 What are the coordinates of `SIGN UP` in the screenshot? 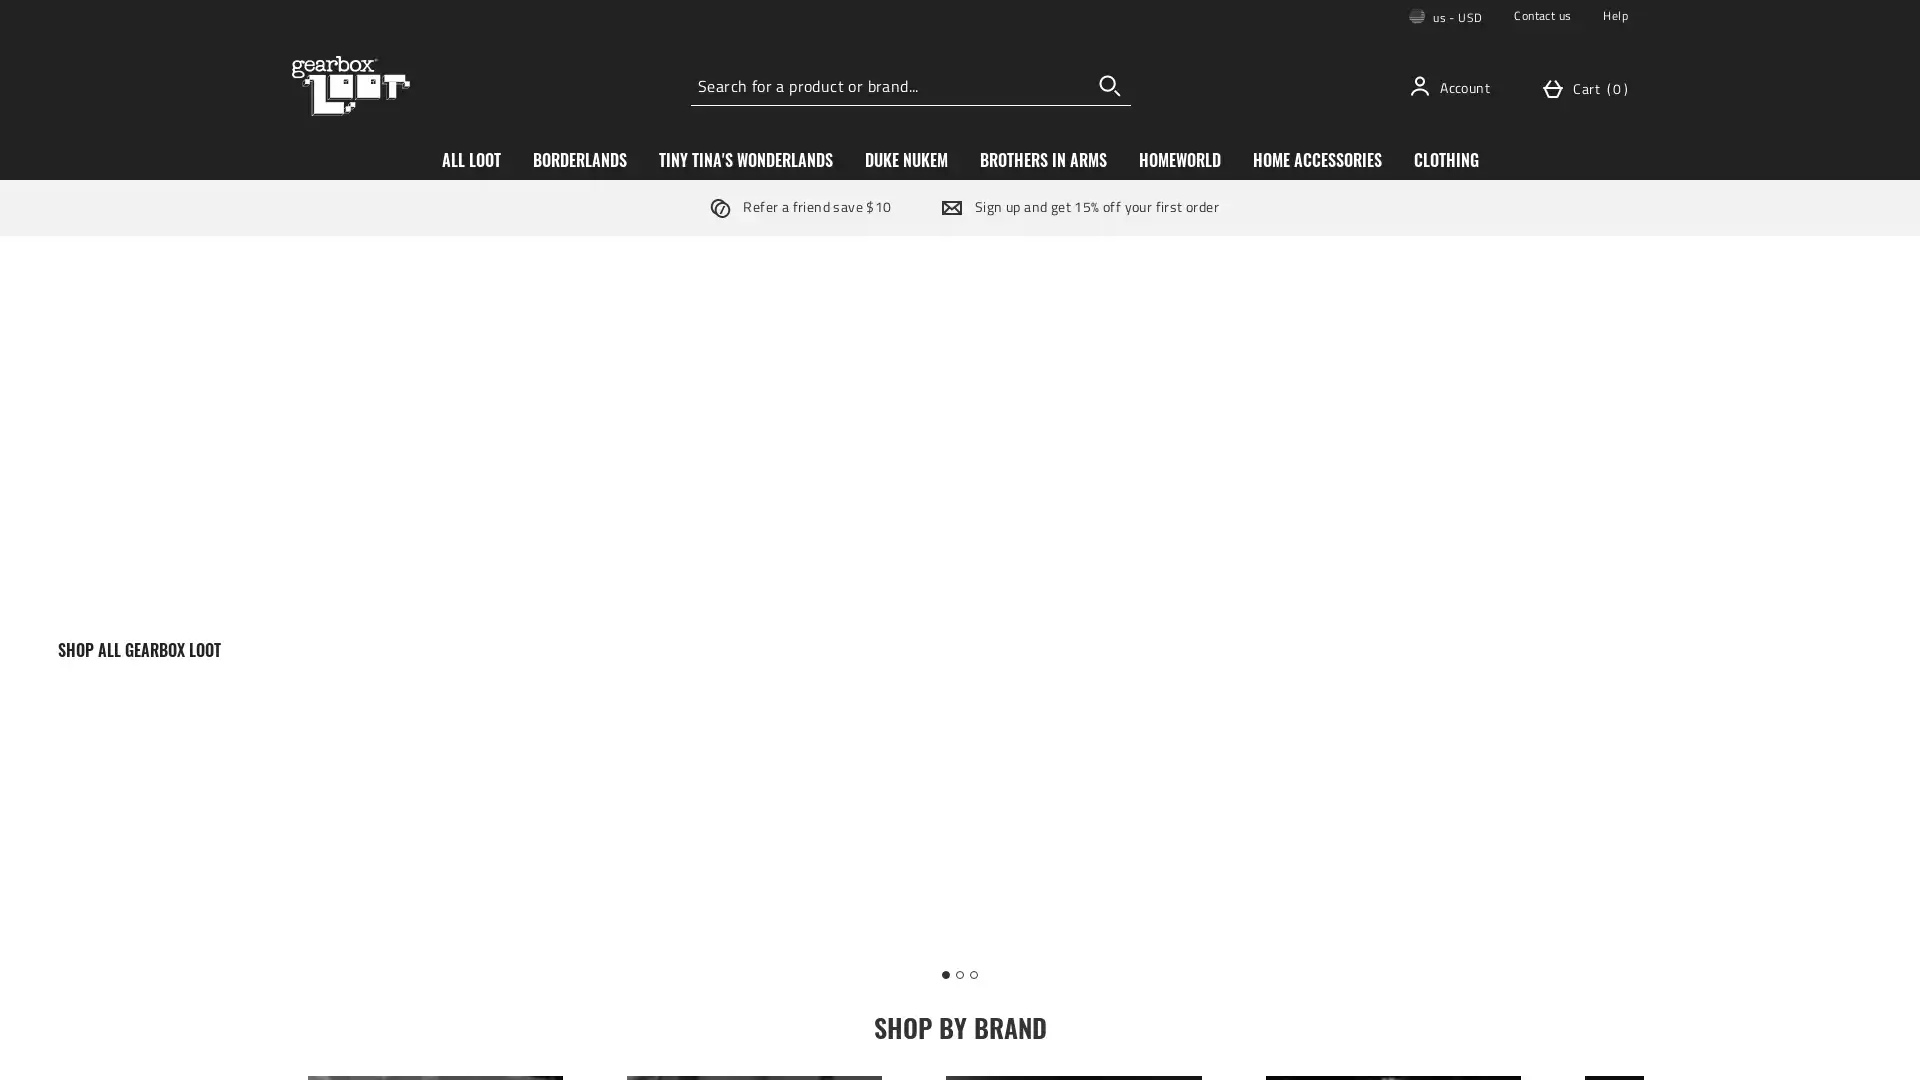 It's located at (1108, 623).